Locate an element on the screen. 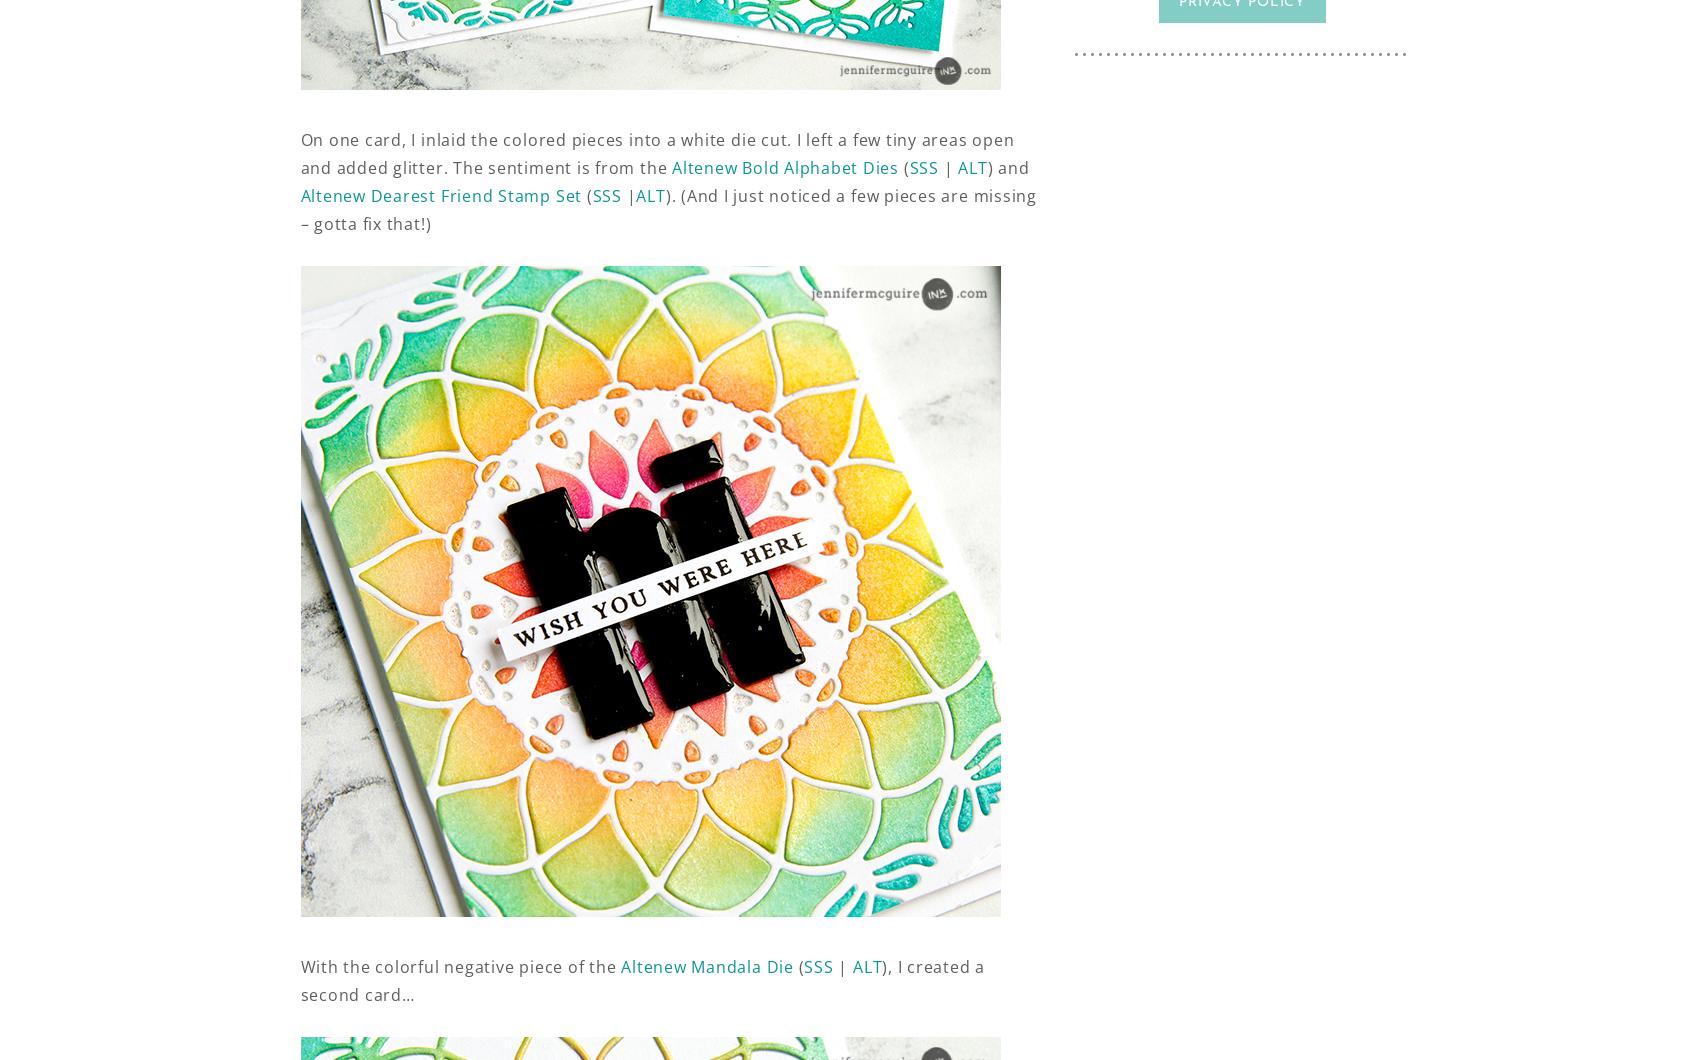 The width and height of the screenshot is (1701, 1060). ') and' is located at coordinates (1008, 167).